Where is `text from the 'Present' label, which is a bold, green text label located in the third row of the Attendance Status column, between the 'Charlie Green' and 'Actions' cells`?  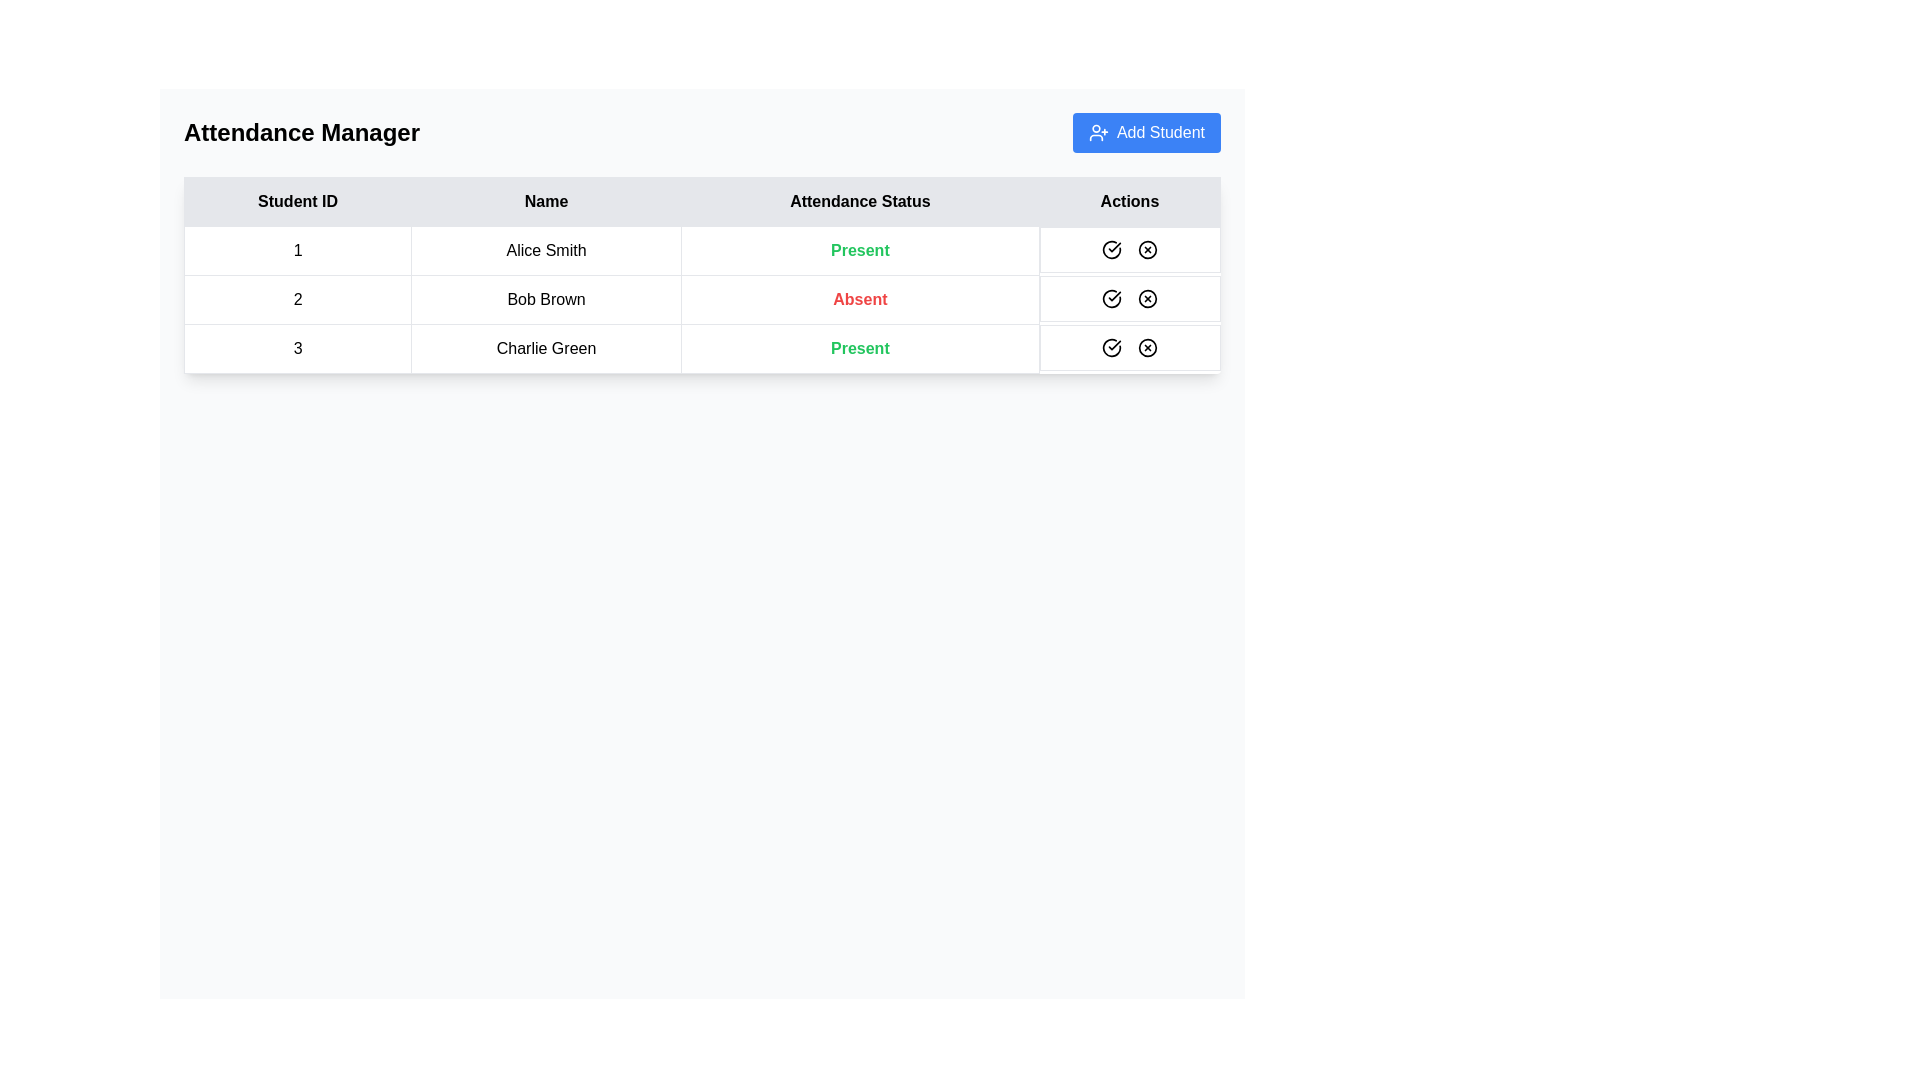
text from the 'Present' label, which is a bold, green text label located in the third row of the Attendance Status column, between the 'Charlie Green' and 'Actions' cells is located at coordinates (860, 347).